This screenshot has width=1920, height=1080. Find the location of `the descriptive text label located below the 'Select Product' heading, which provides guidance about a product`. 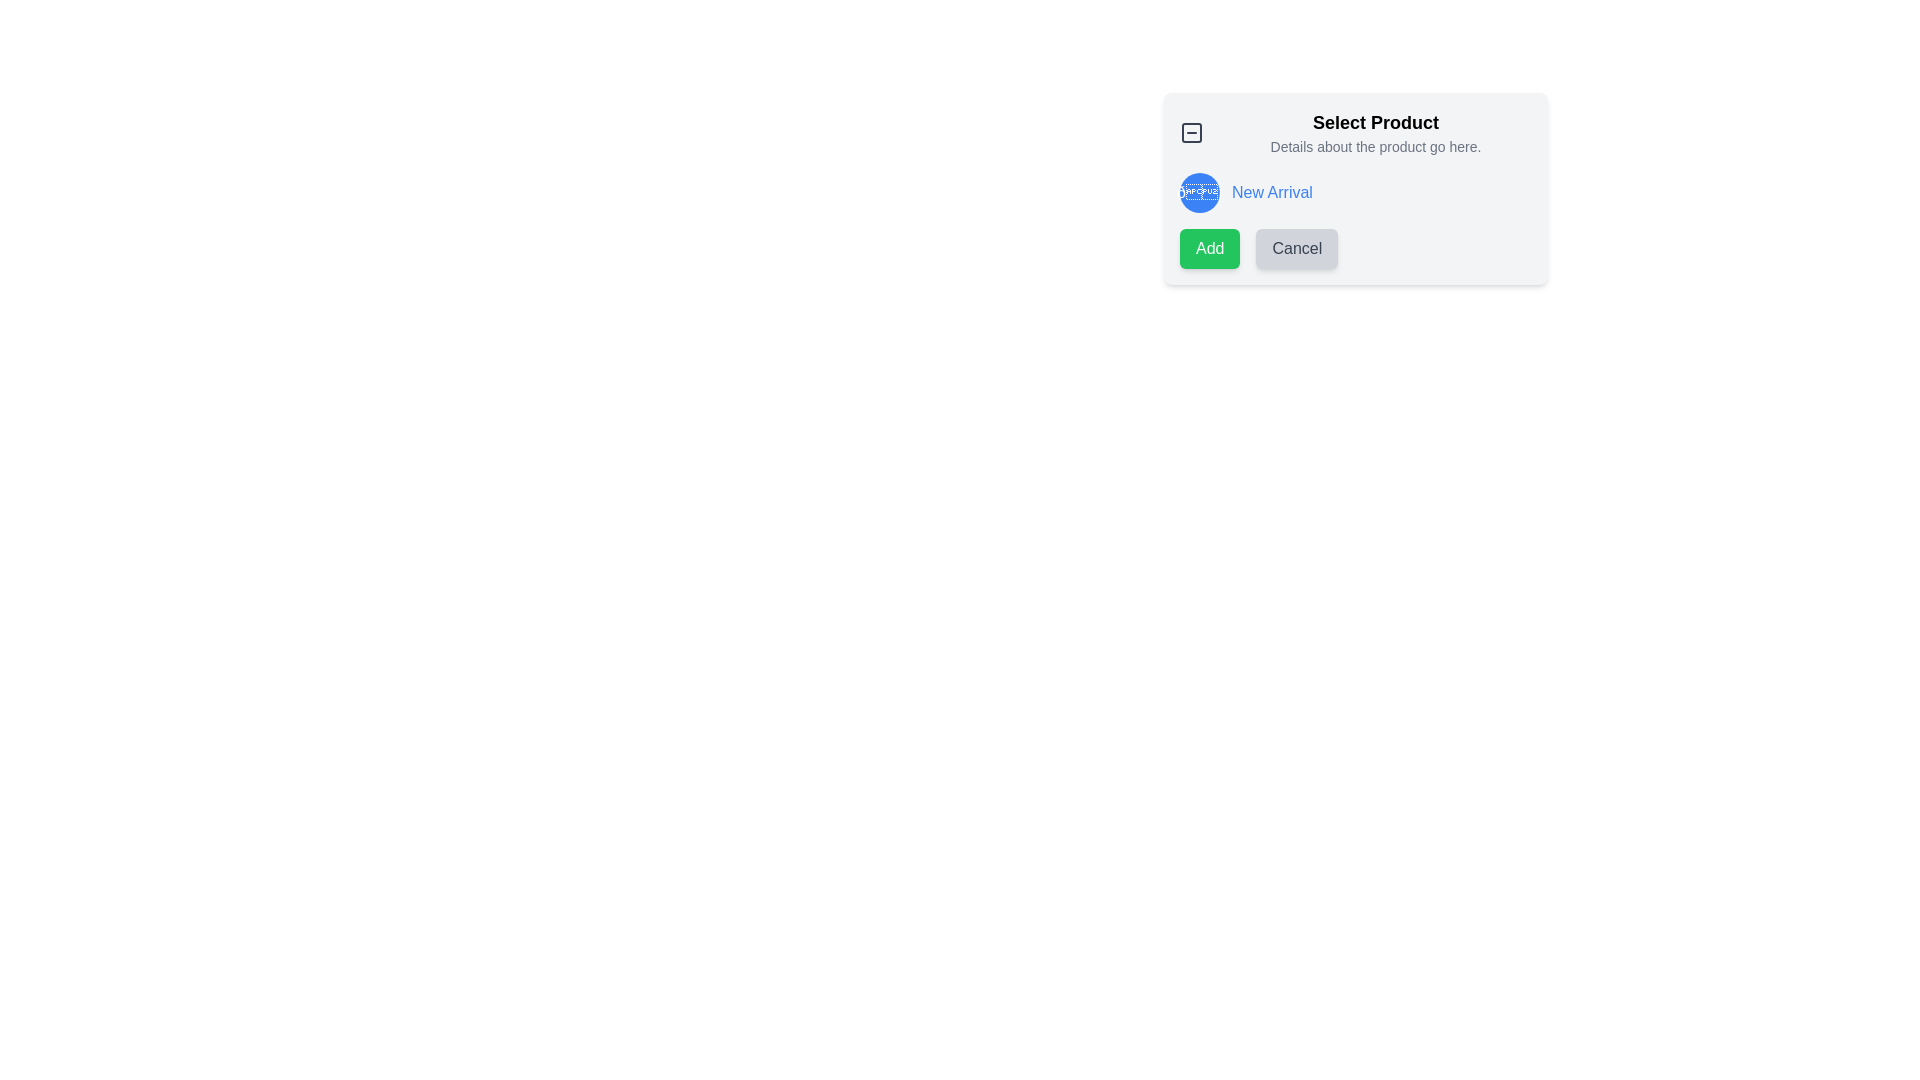

the descriptive text label located below the 'Select Product' heading, which provides guidance about a product is located at coordinates (1375, 145).